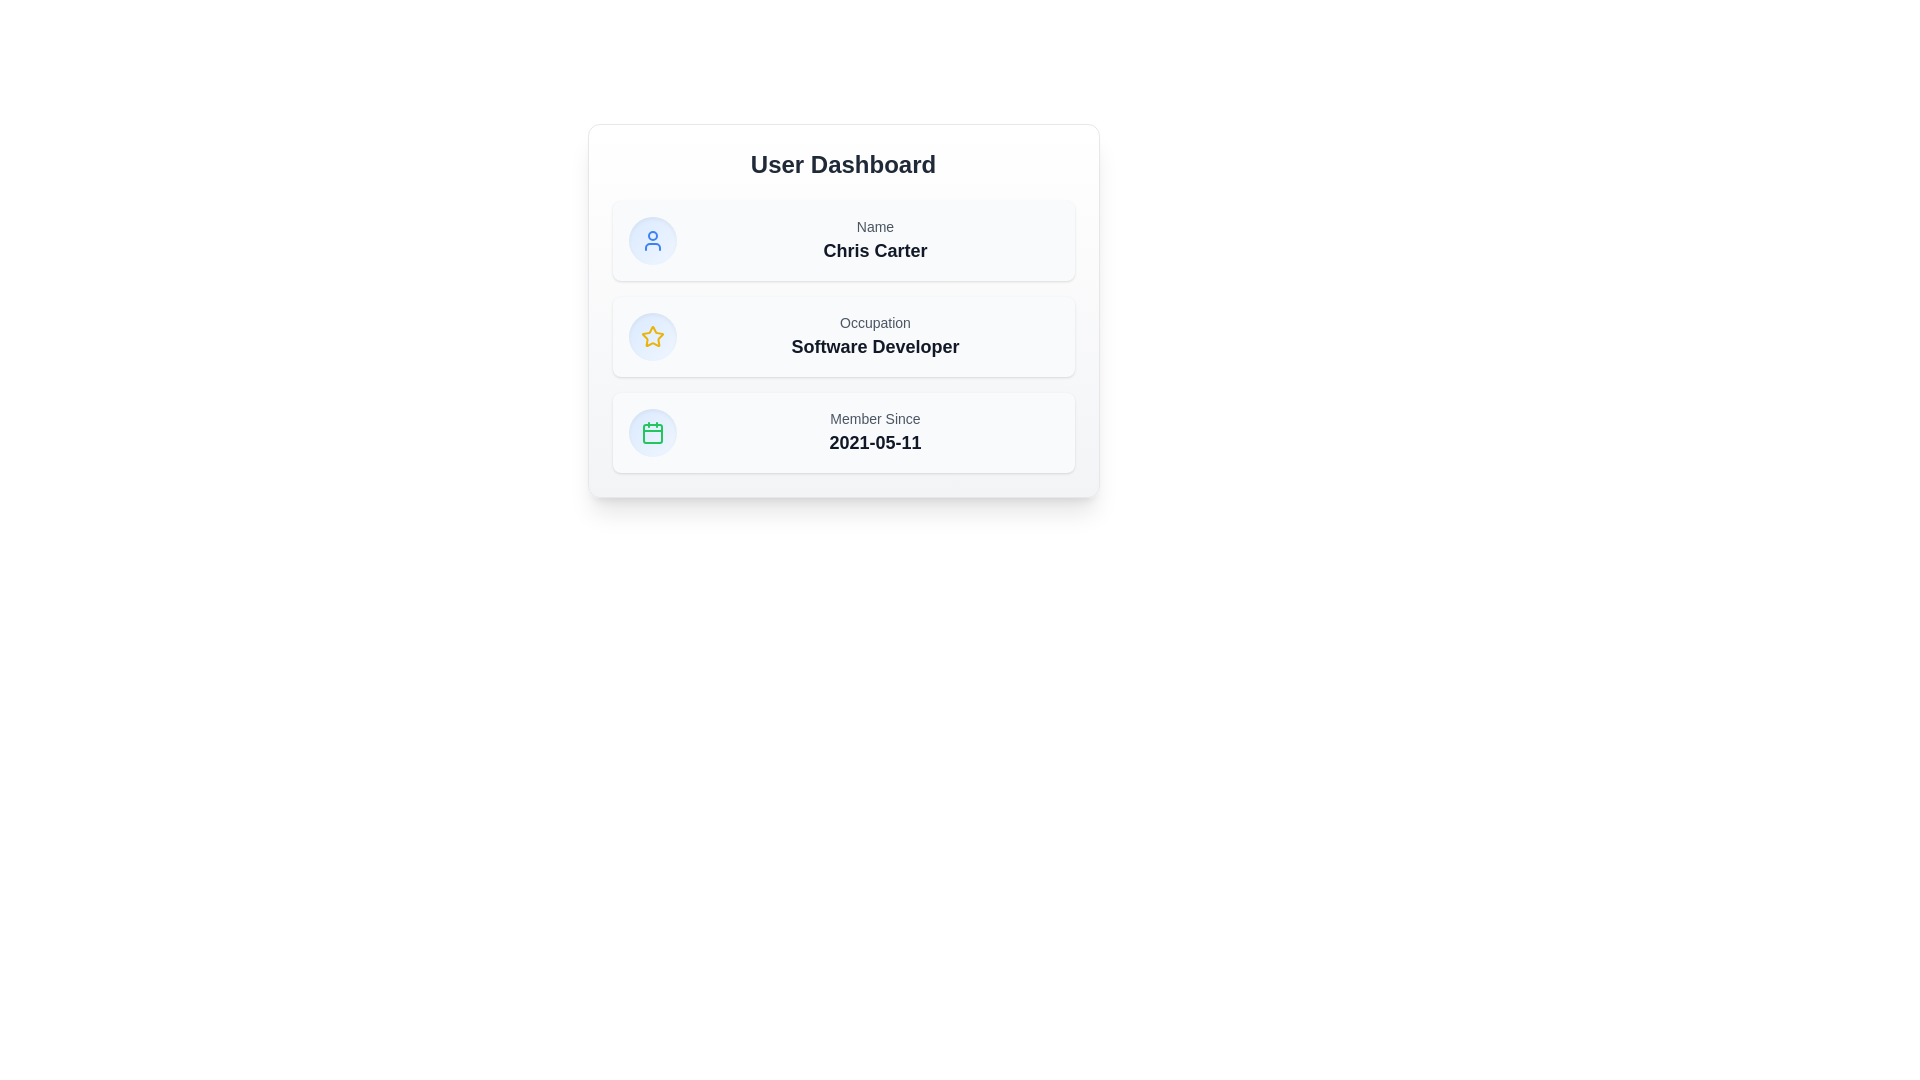  What do you see at coordinates (652, 431) in the screenshot?
I see `the calendar icon with a green outline and white background located at the bottom-left of the last row in the 'Member Since' section` at bounding box center [652, 431].